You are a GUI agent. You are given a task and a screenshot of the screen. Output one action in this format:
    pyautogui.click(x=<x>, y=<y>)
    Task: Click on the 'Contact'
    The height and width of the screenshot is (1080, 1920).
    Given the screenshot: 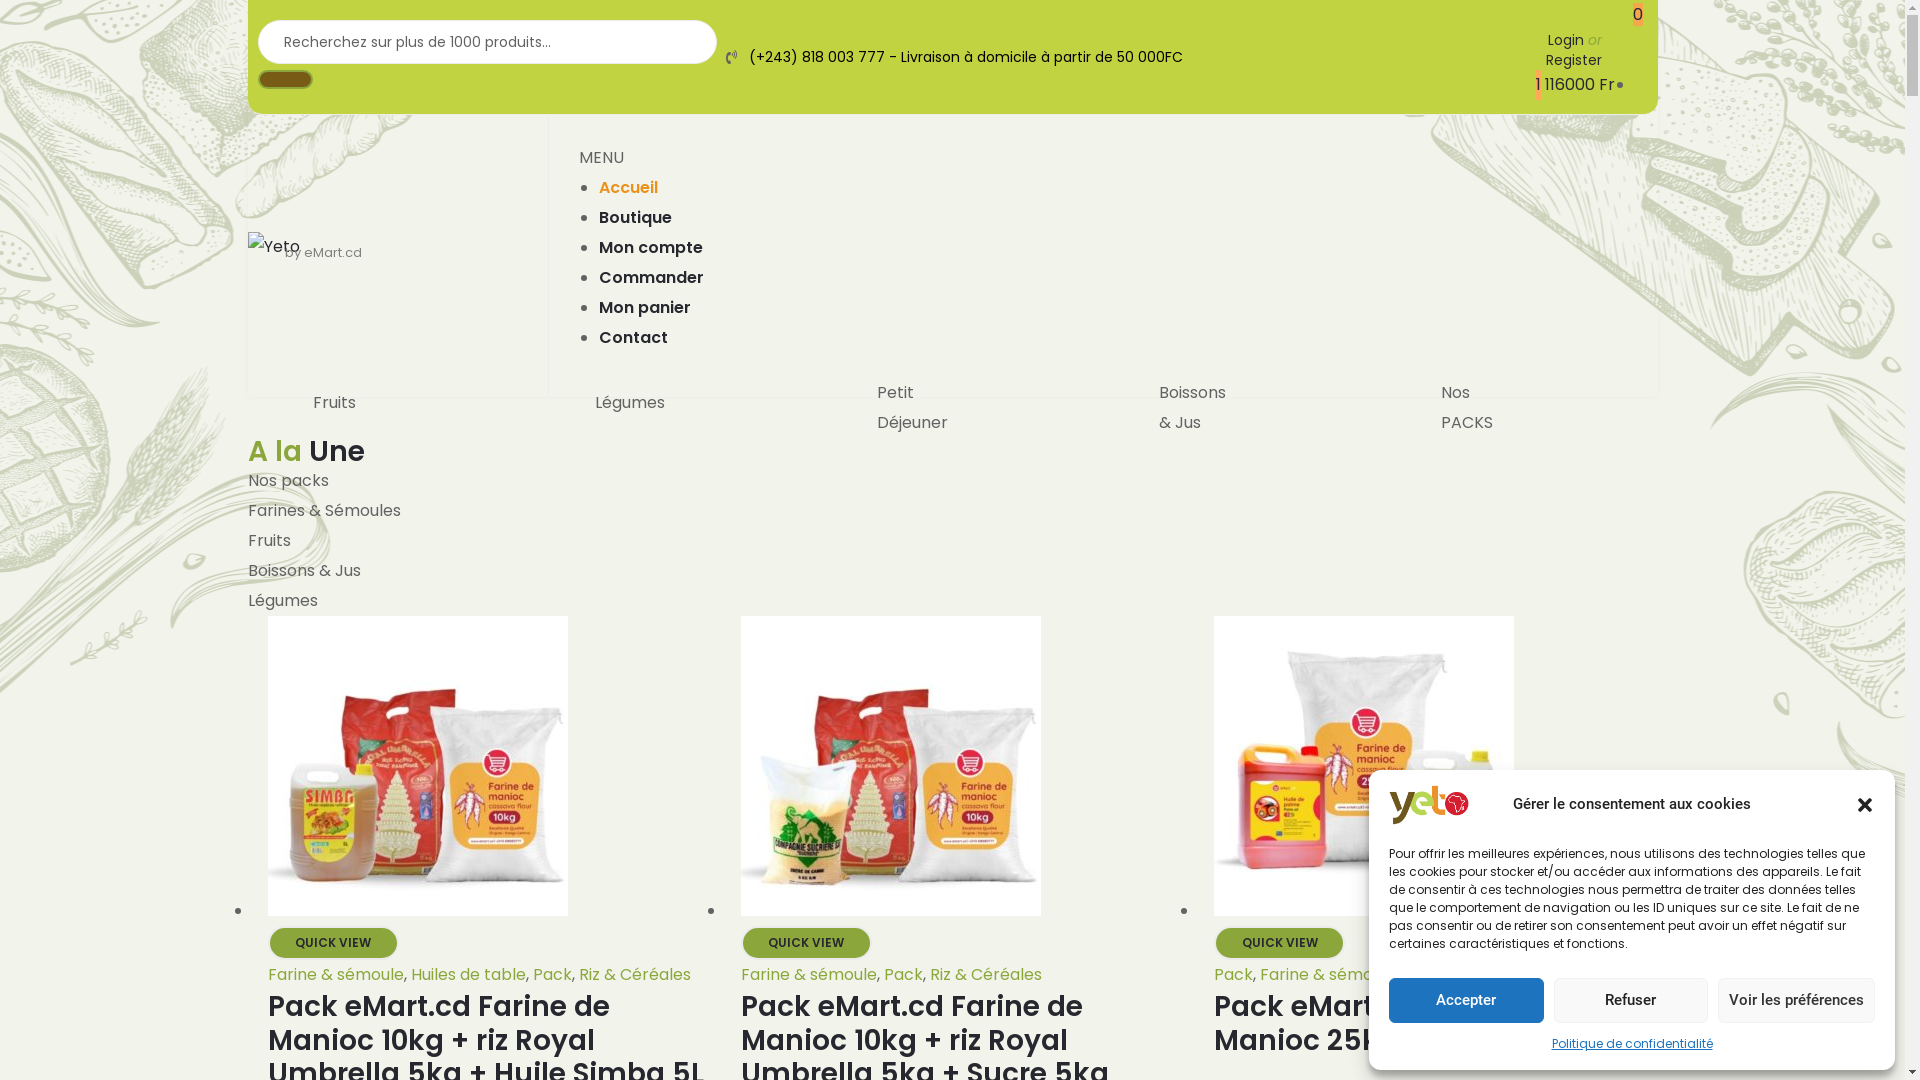 What is the action you would take?
    pyautogui.click(x=632, y=336)
    